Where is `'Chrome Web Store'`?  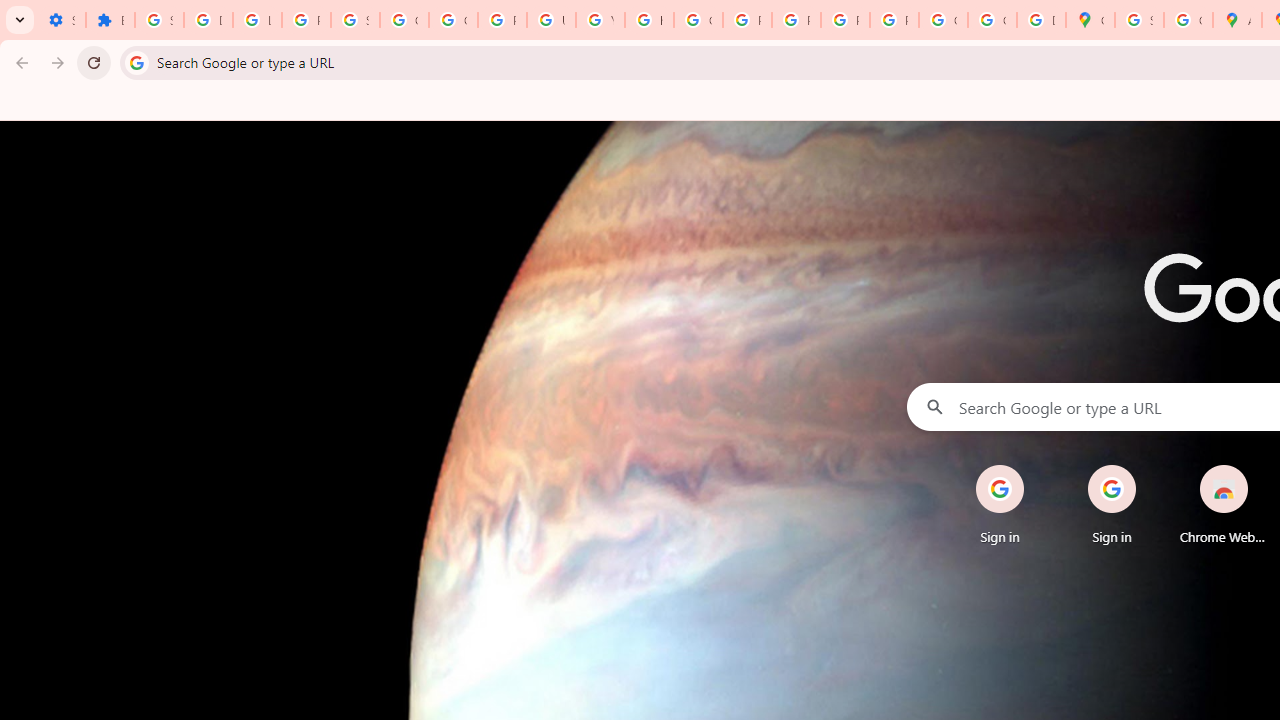 'Chrome Web Store' is located at coordinates (1222, 504).